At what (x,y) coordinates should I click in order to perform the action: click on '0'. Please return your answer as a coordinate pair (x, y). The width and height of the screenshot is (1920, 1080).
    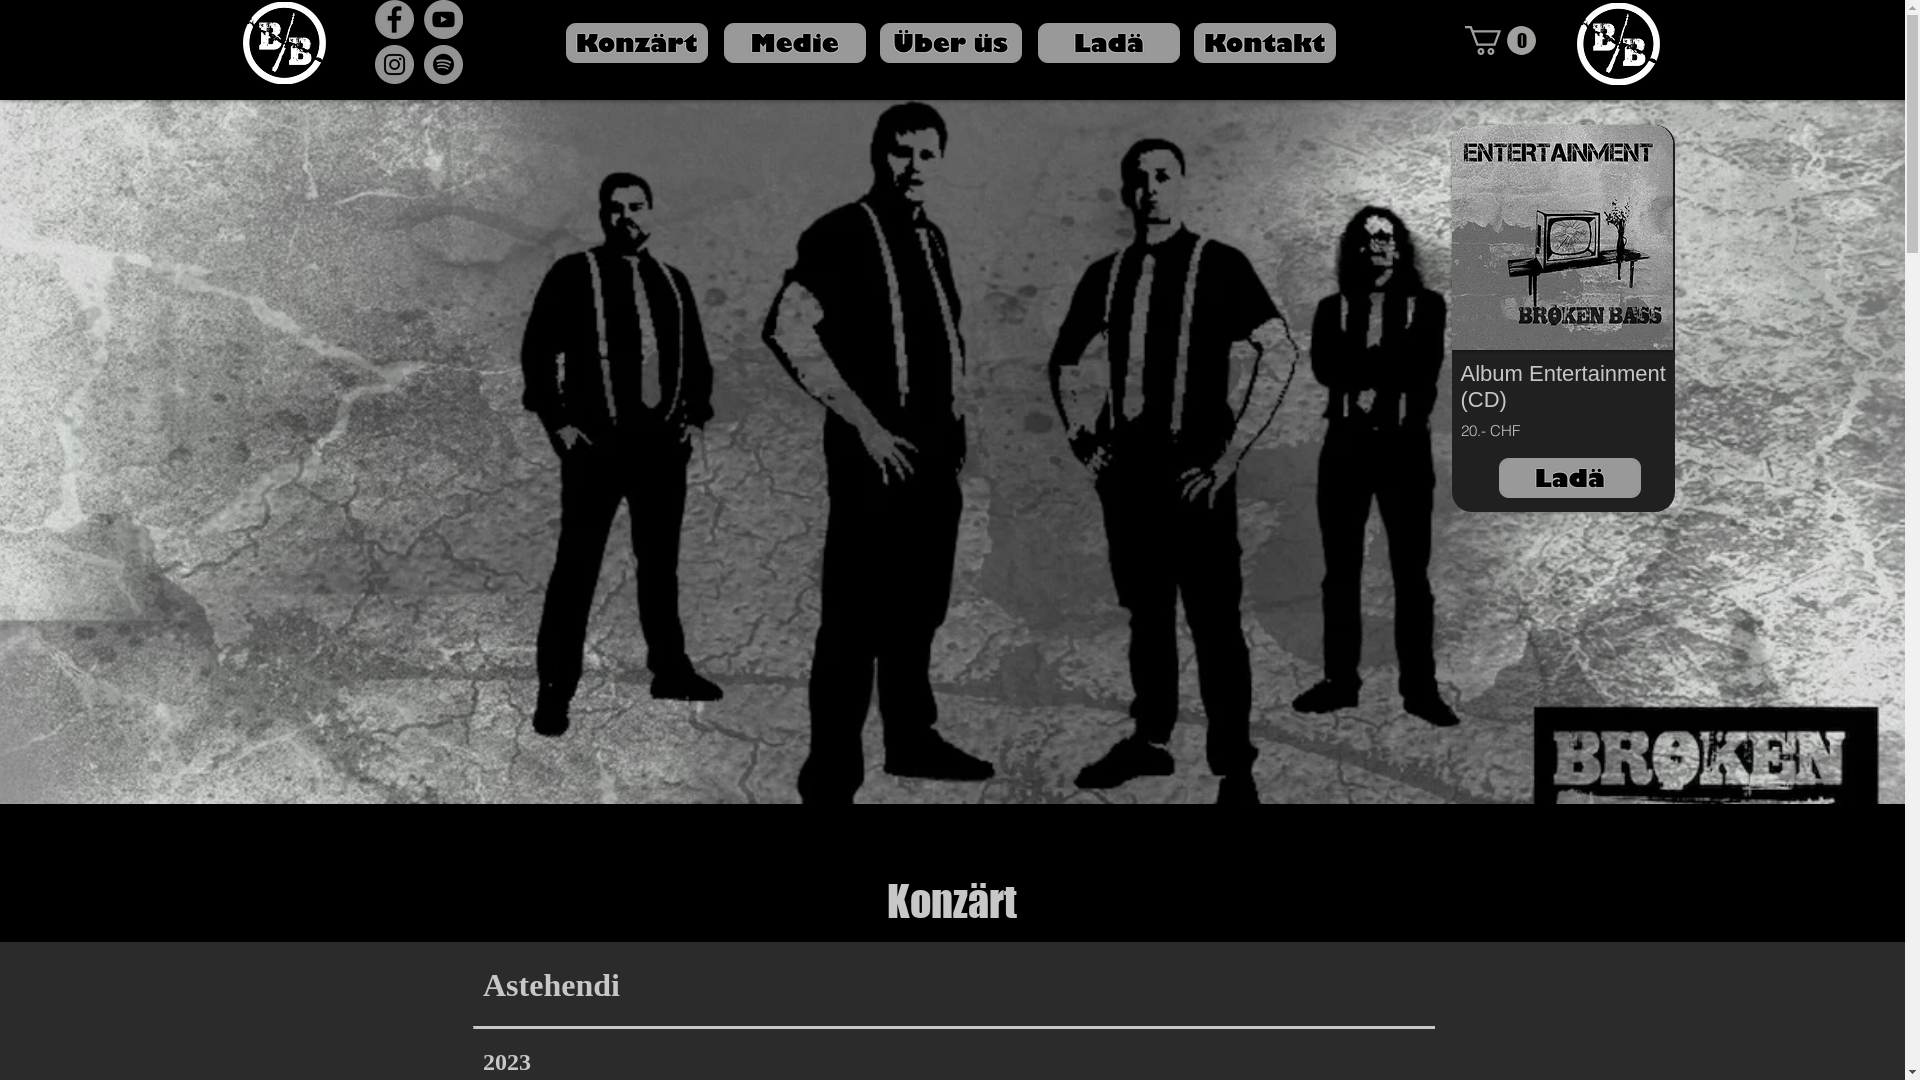
    Looking at the image, I should click on (1499, 40).